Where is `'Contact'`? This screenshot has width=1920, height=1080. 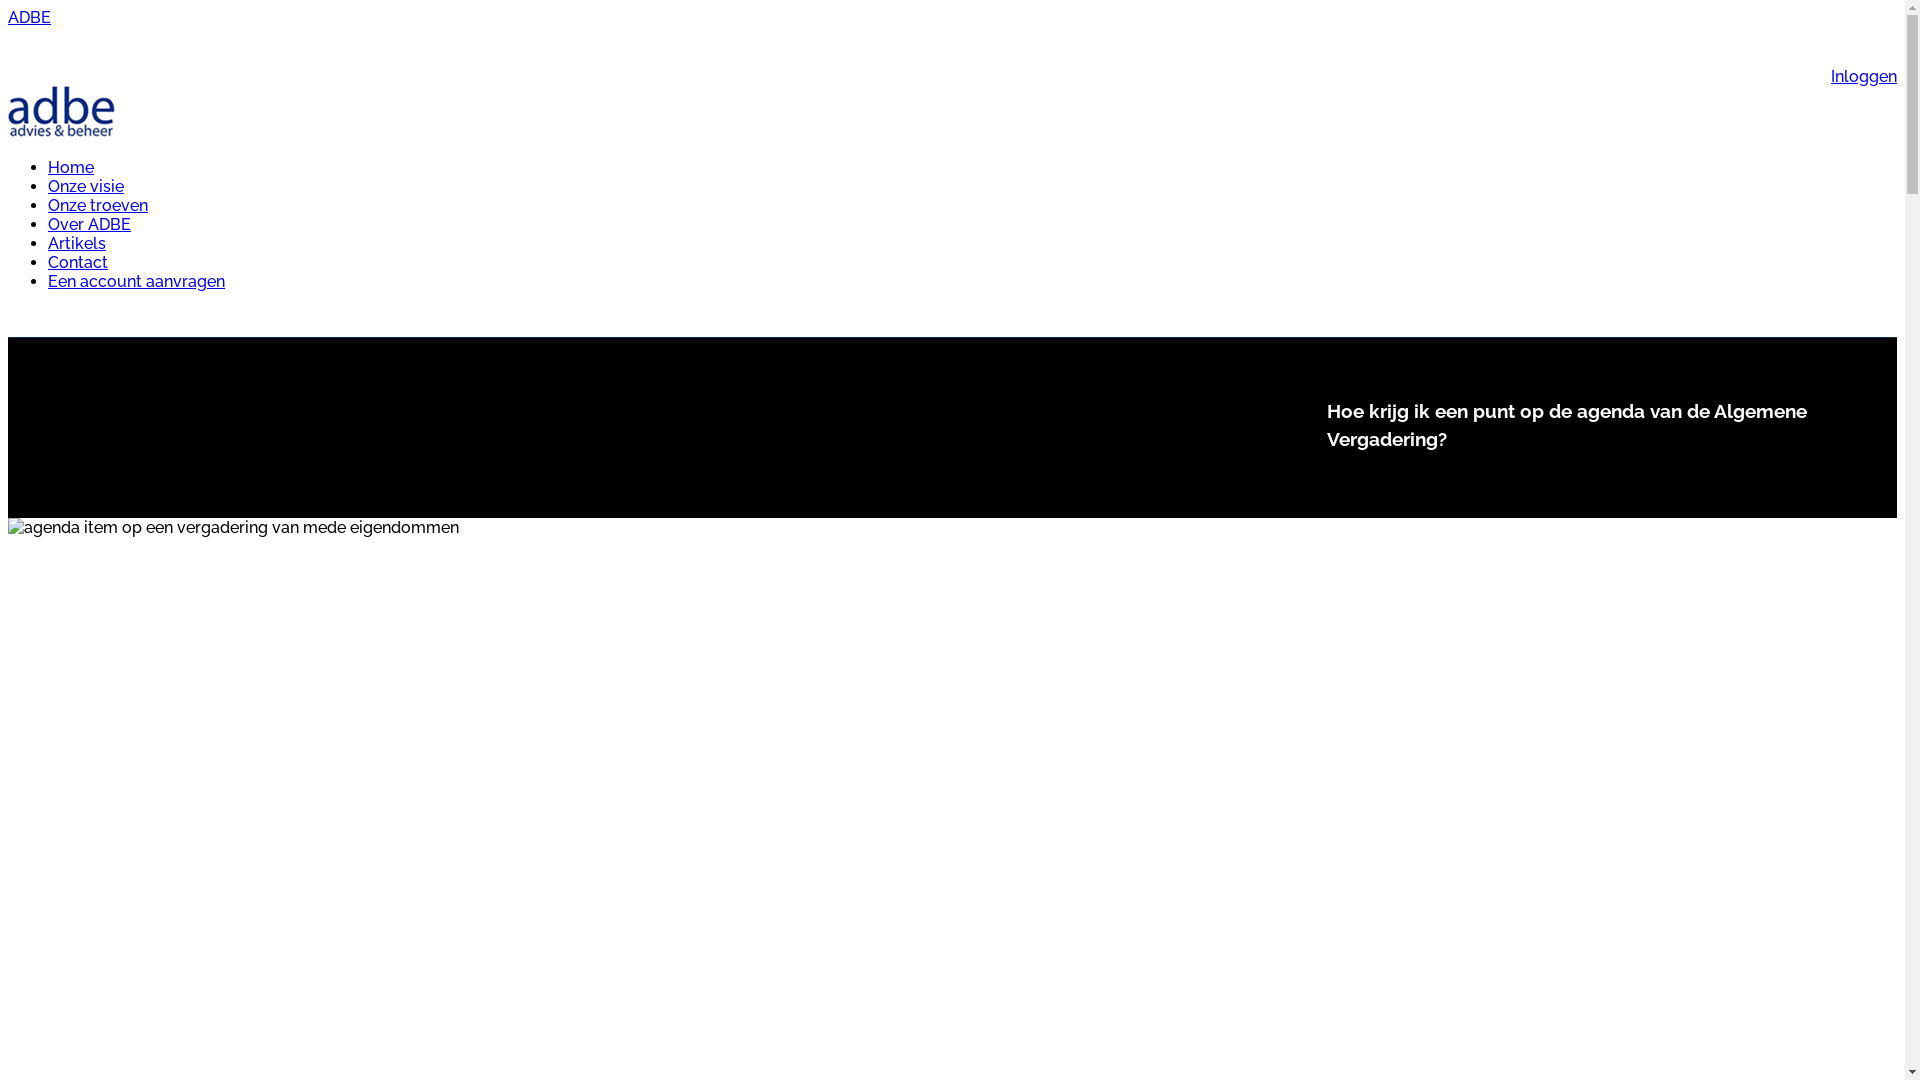
'Contact' is located at coordinates (77, 261).